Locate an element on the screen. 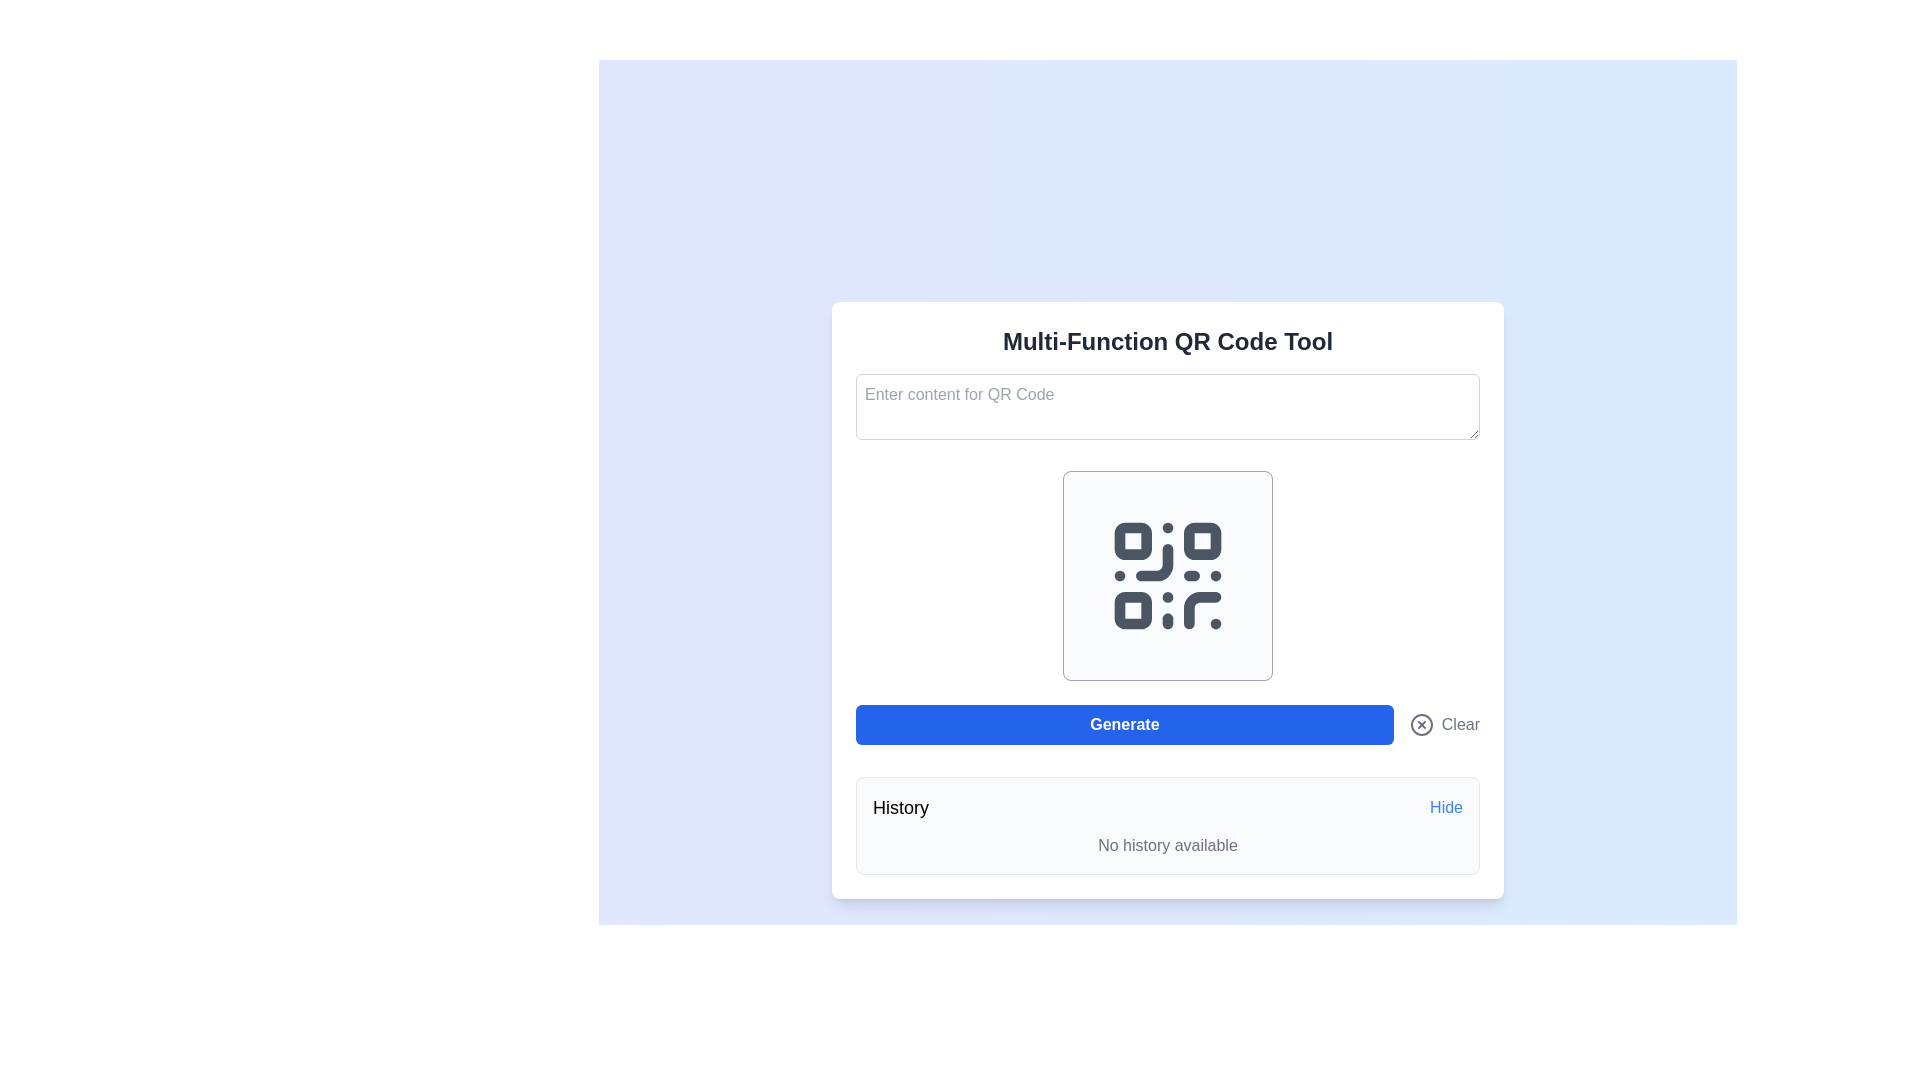 Image resolution: width=1920 pixels, height=1080 pixels. the Icon component that is part of a QR code-like design, located in the middle right quadrant of the visual representation is located at coordinates (1154, 562).